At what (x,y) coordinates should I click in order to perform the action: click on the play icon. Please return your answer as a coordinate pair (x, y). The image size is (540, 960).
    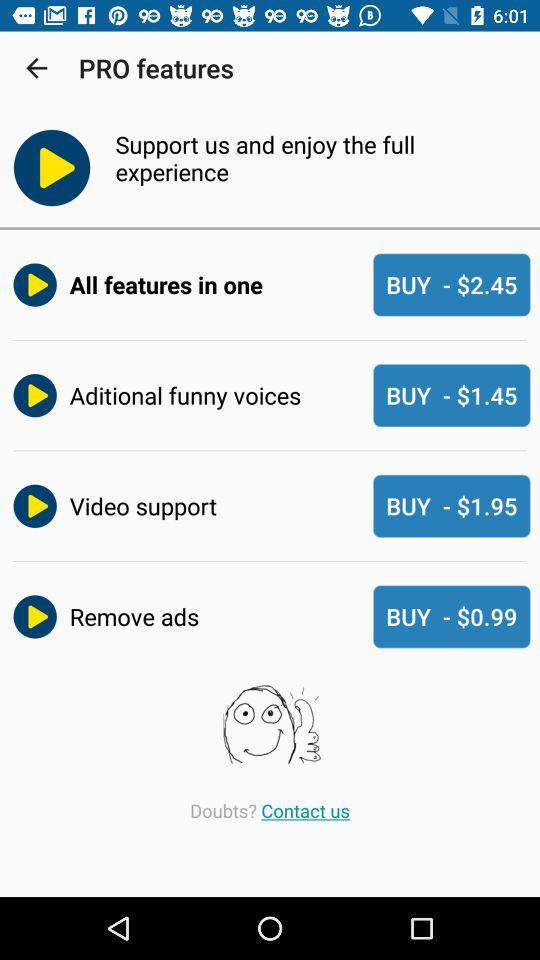
    Looking at the image, I should click on (30, 615).